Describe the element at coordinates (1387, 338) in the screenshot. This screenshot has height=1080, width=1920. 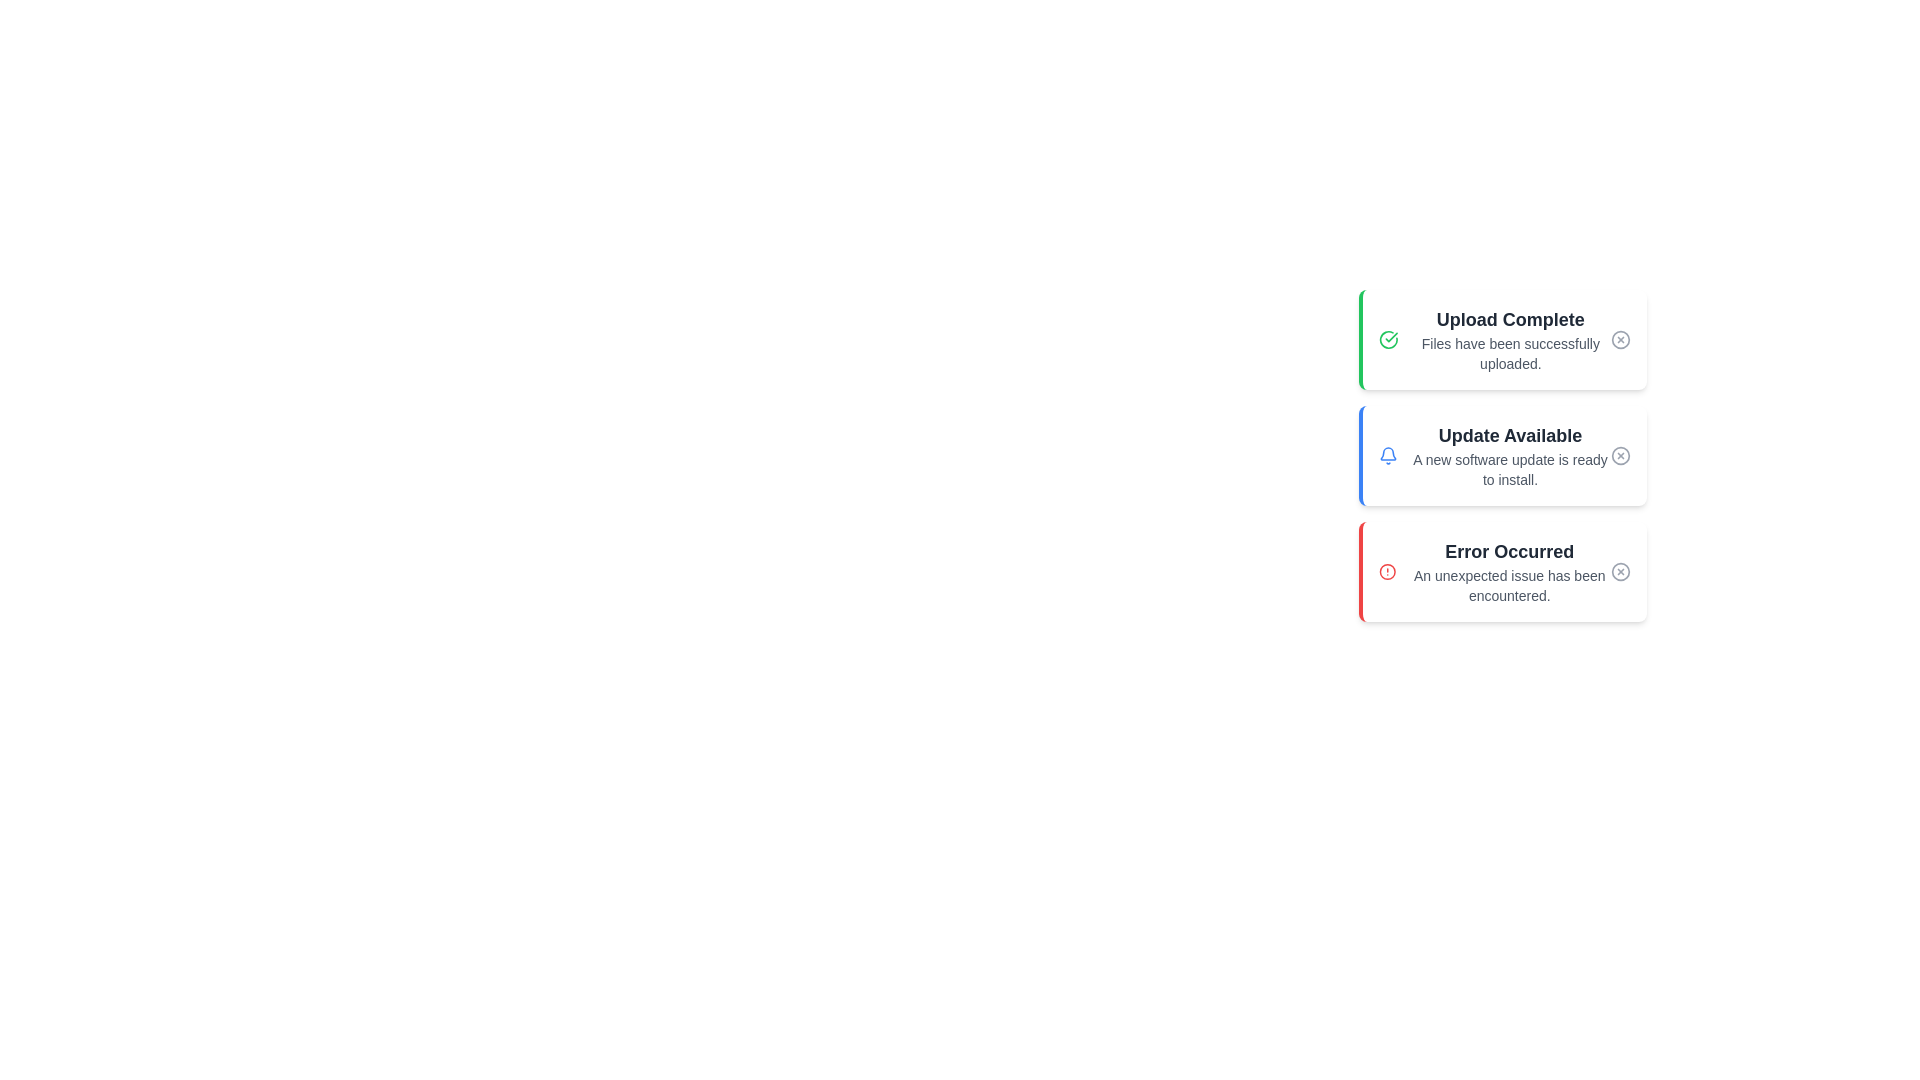
I see `the icon associated with the notification titled 'Upload Complete'` at that location.